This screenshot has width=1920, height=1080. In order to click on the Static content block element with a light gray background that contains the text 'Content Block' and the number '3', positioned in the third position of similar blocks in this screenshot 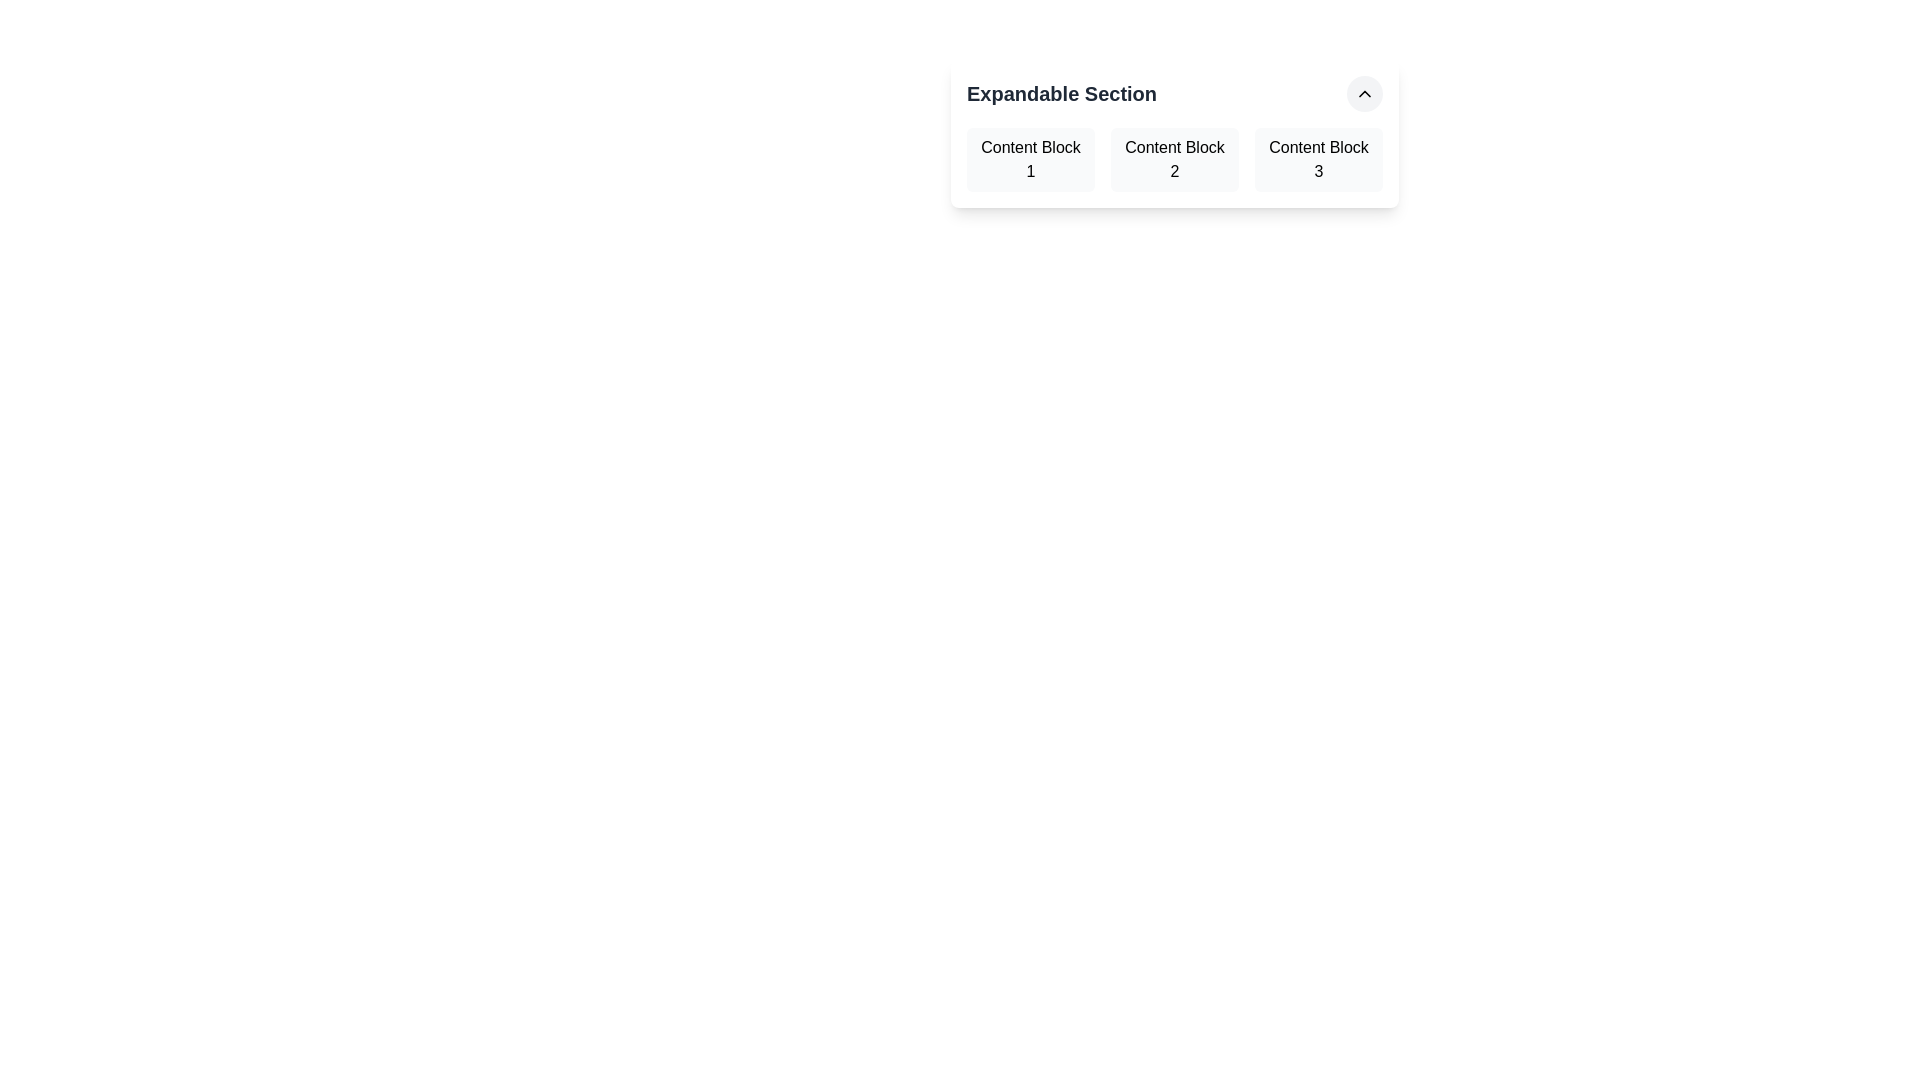, I will do `click(1319, 158)`.